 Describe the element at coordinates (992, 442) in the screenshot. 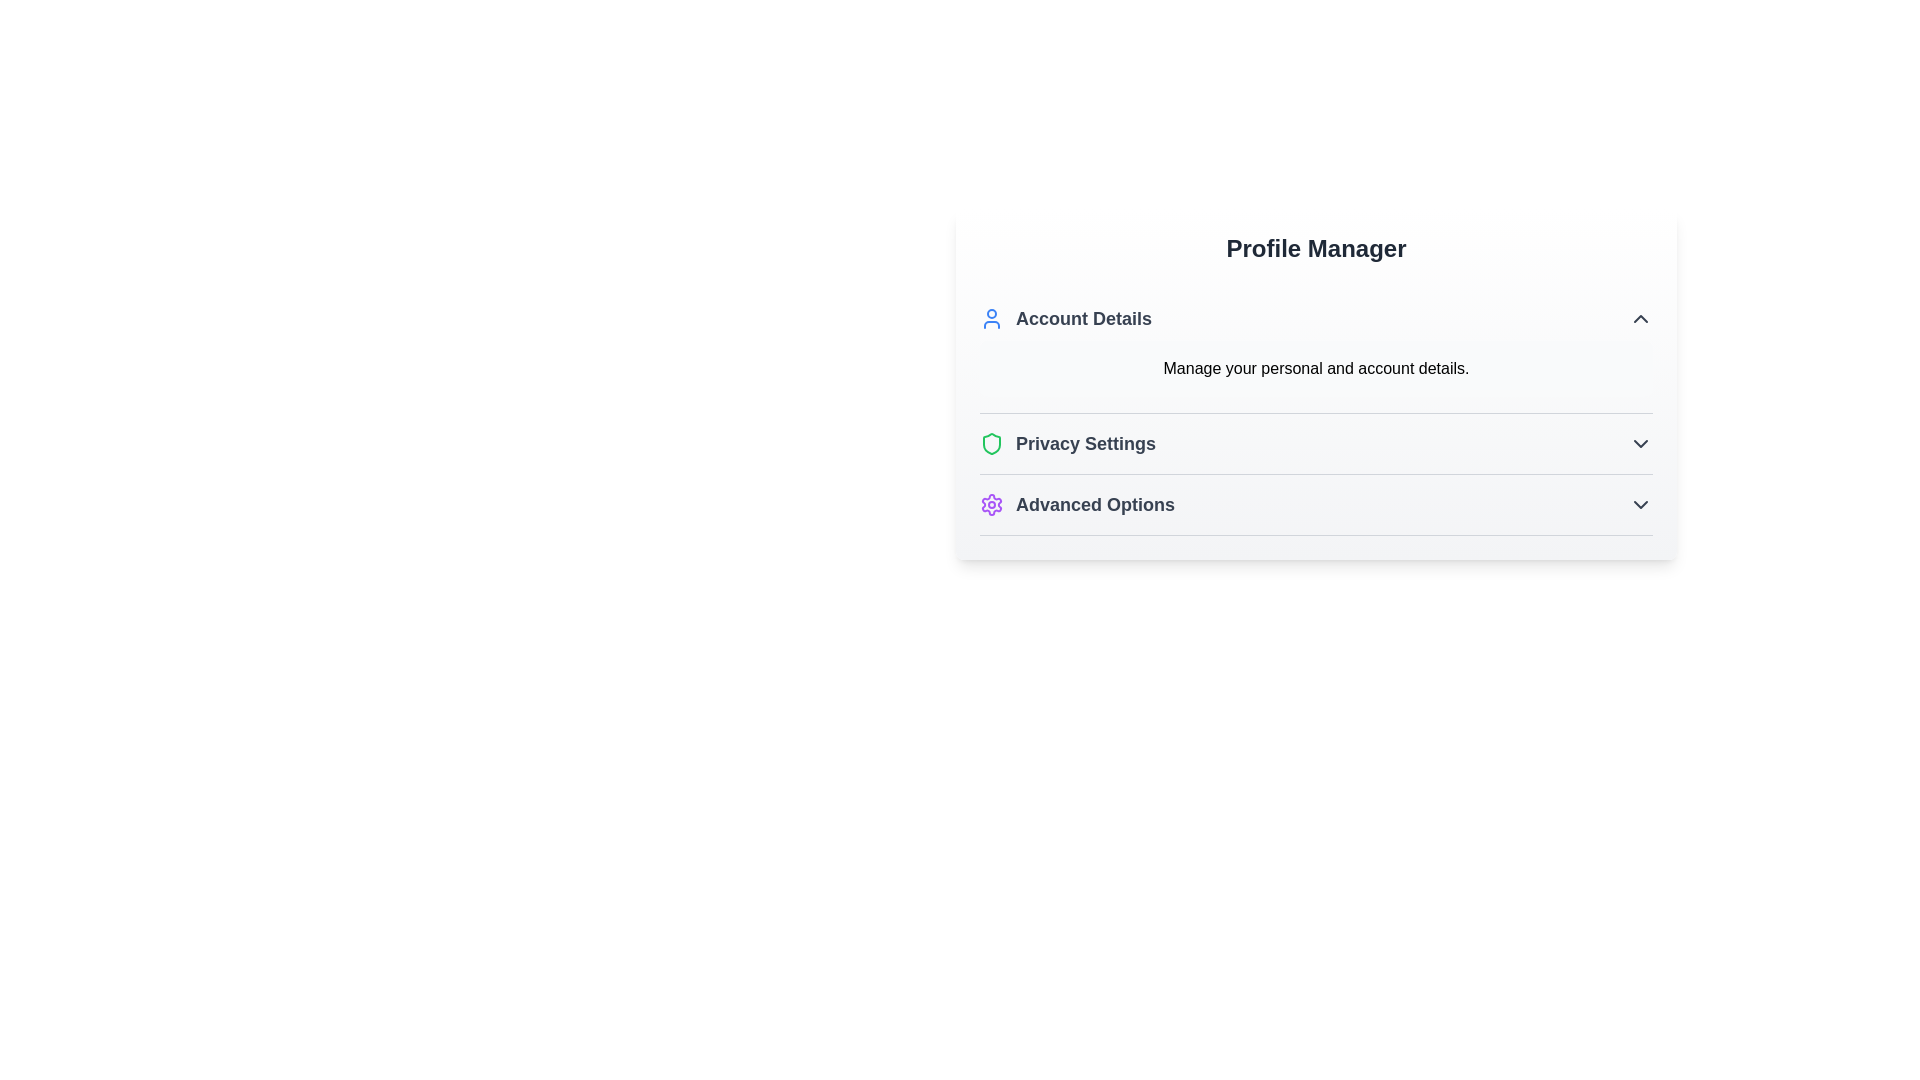

I see `the shield-shaped icon with a green border located next to 'Privacy Settings' under the 'Profile Manager' title` at that location.